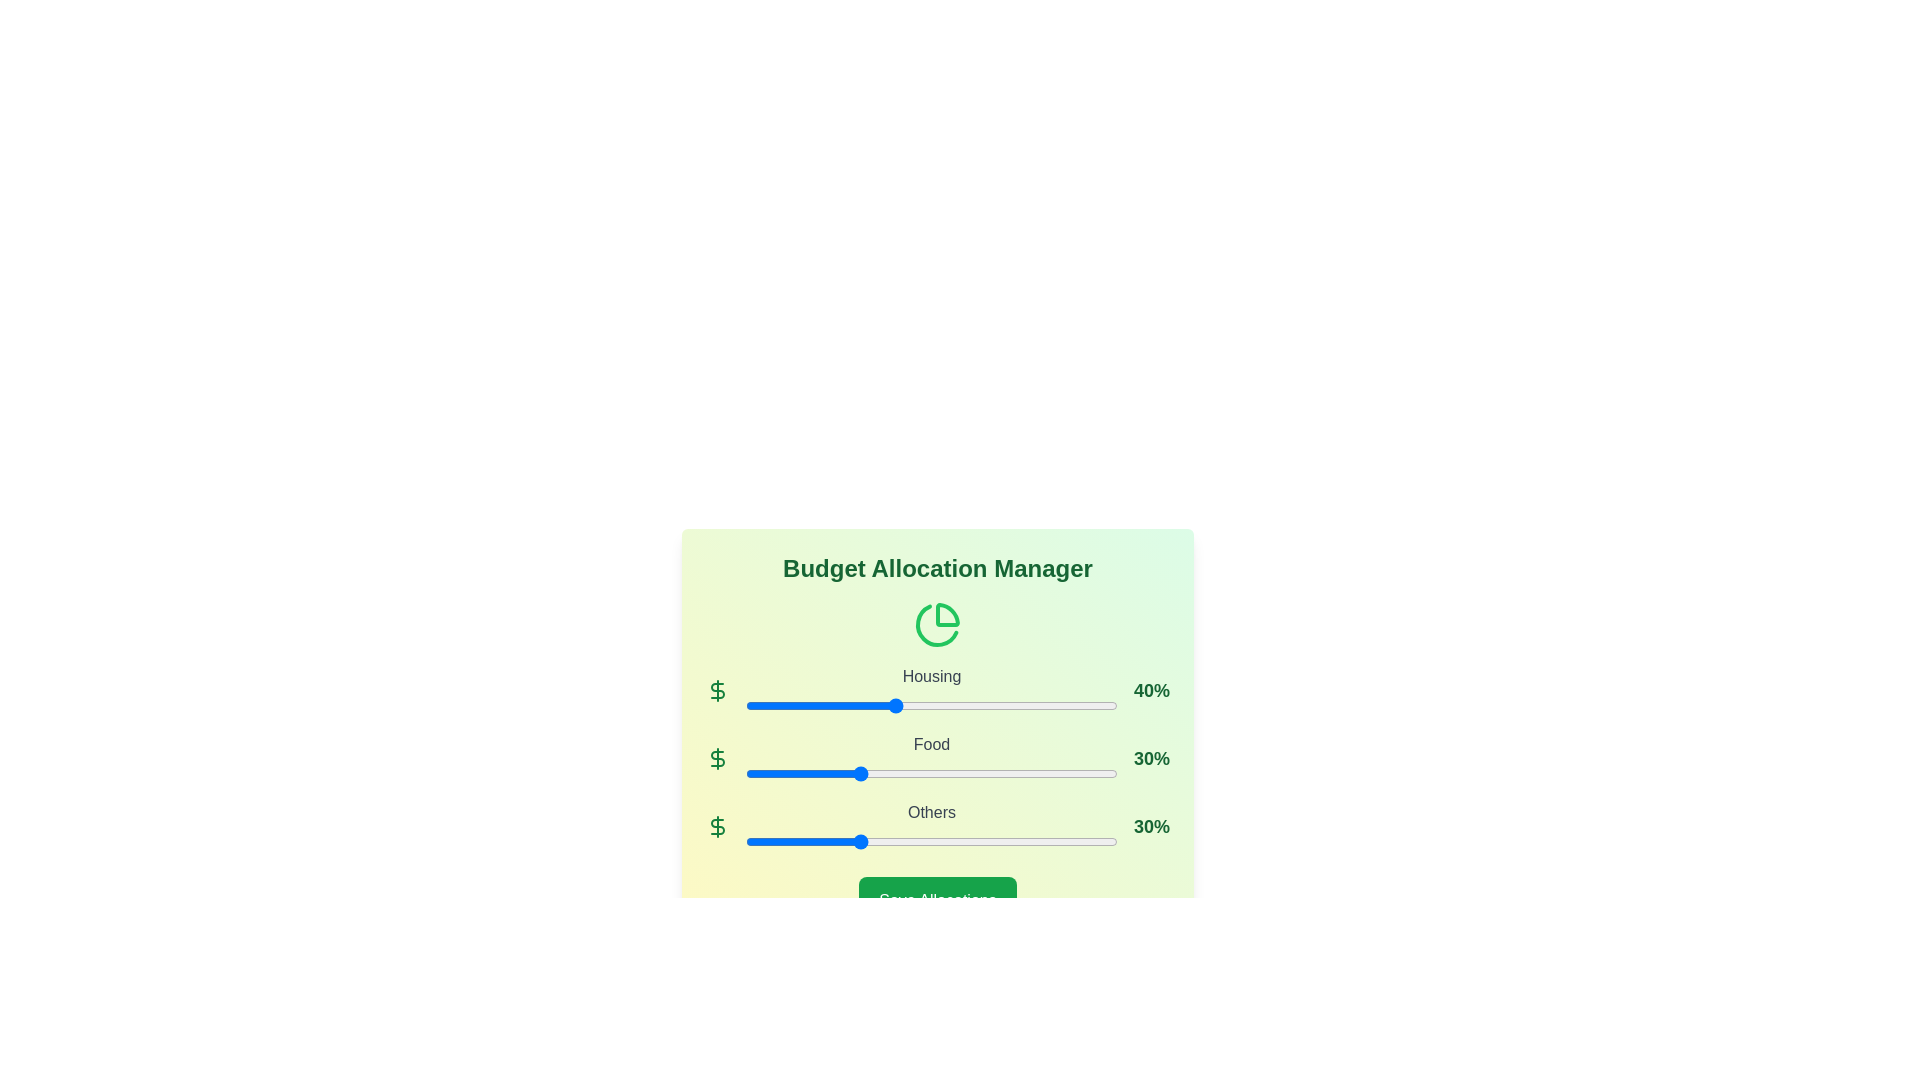 This screenshot has height=1080, width=1920. I want to click on 'Save Allocations' button to save the changes, so click(936, 901).